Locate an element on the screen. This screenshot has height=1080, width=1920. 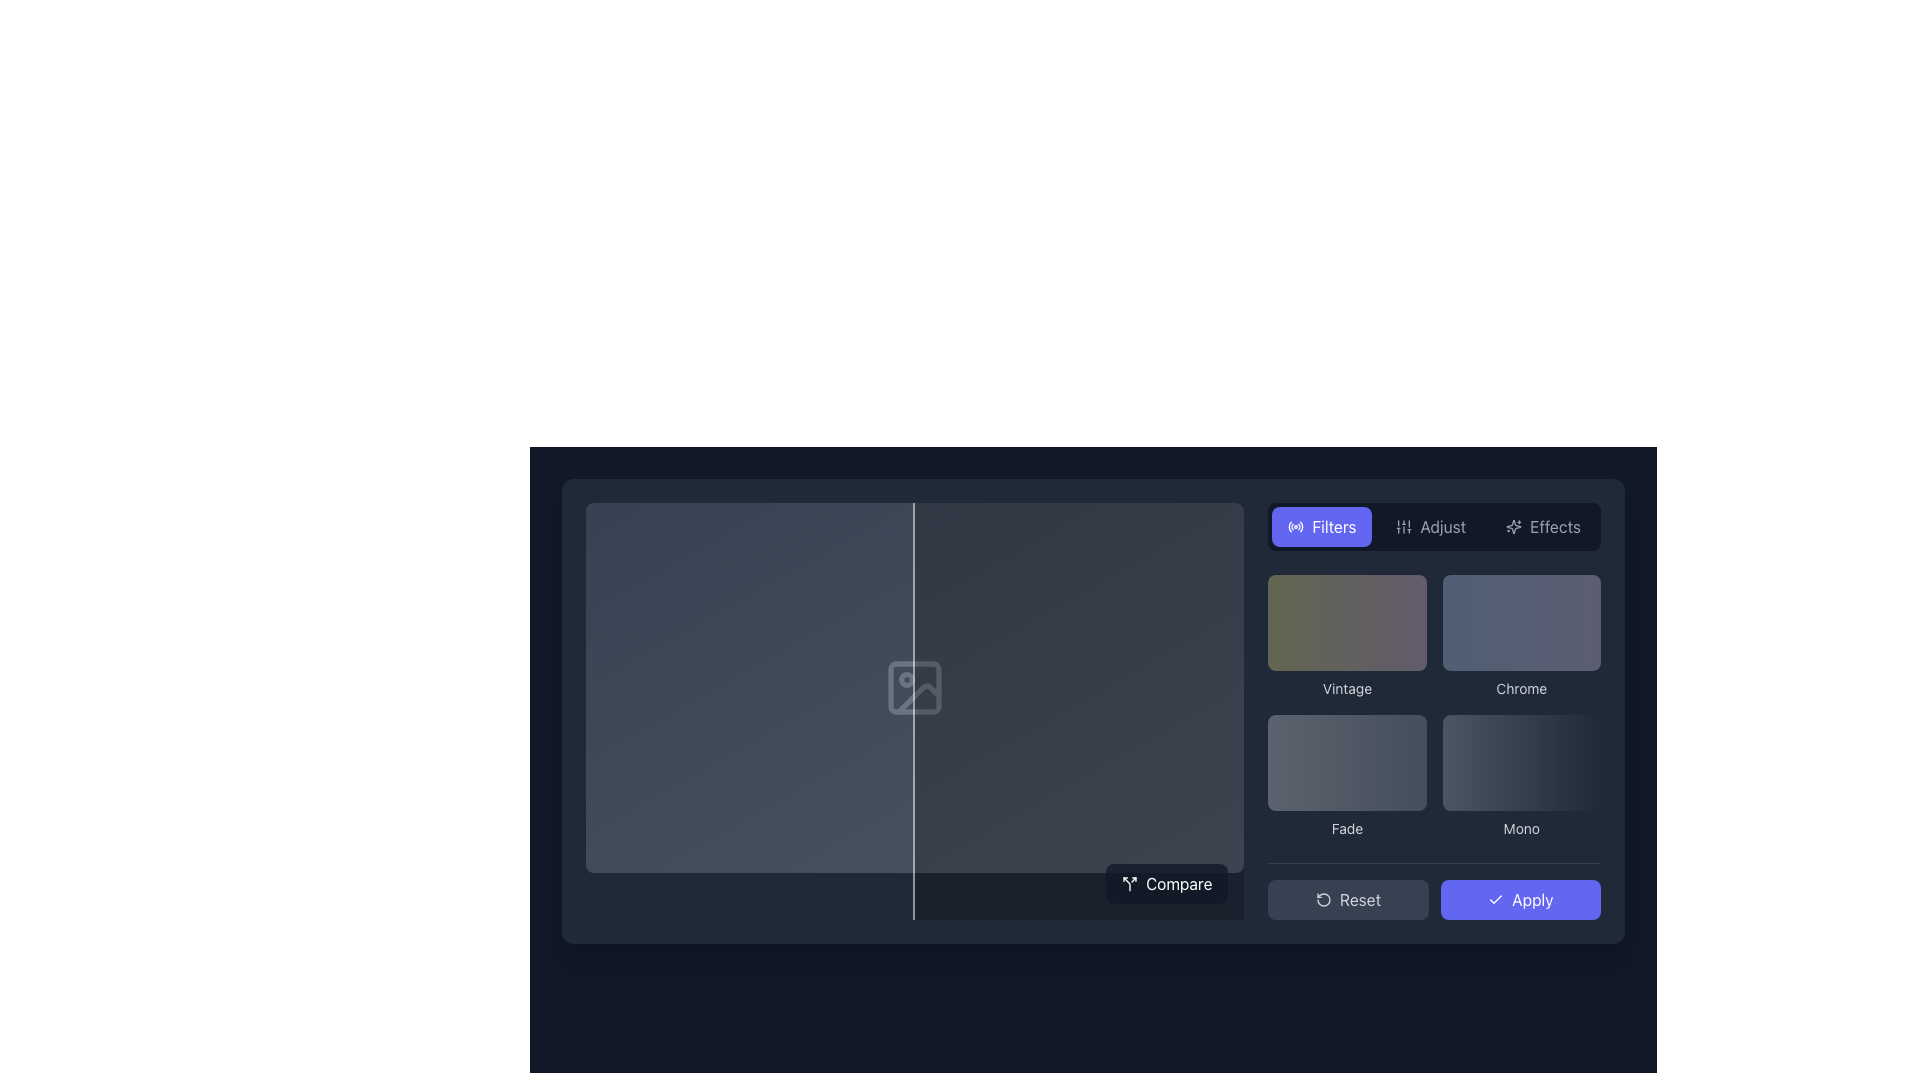
the 'Mono' button, which has a dark gradient background and is positioned in the bottom-right cell of the grid layout is located at coordinates (1520, 775).